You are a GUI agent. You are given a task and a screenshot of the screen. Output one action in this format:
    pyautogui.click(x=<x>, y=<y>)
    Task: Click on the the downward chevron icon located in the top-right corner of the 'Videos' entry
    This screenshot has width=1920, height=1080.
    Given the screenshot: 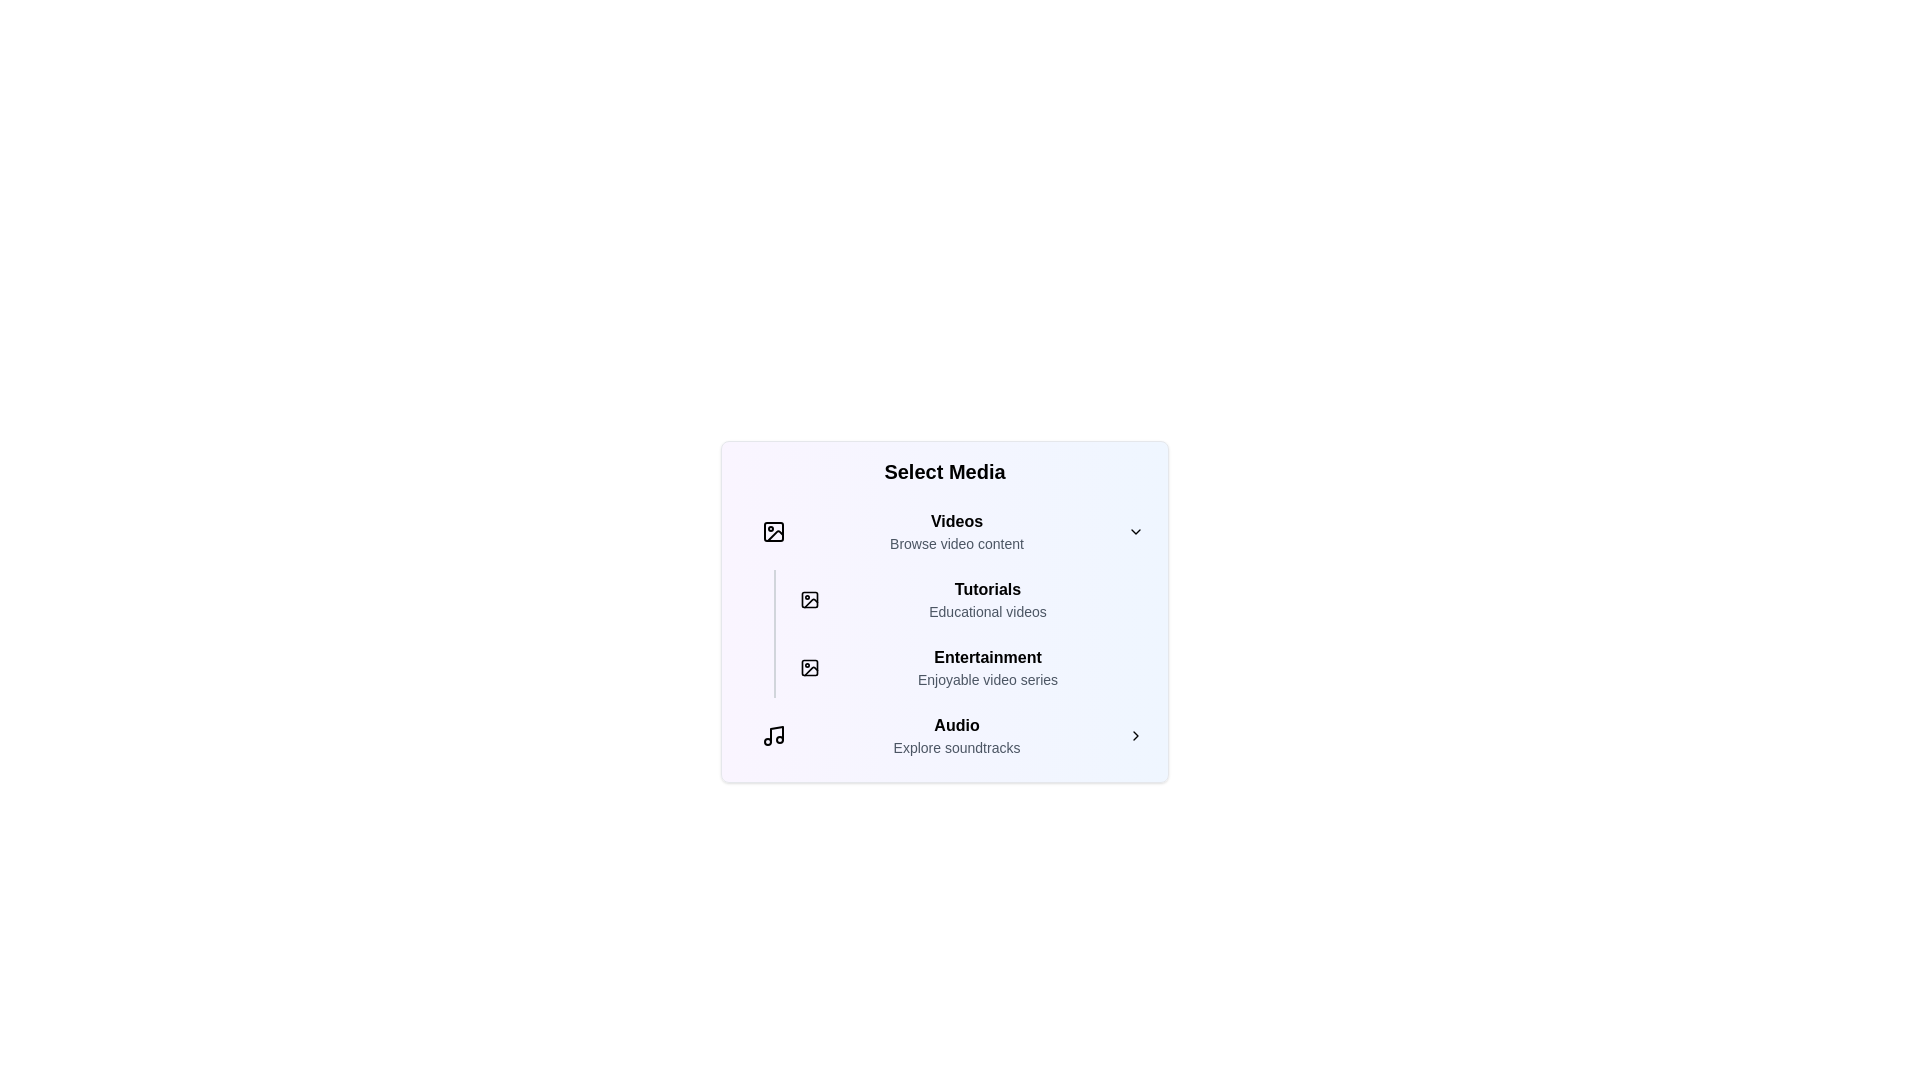 What is the action you would take?
    pyautogui.click(x=1136, y=531)
    